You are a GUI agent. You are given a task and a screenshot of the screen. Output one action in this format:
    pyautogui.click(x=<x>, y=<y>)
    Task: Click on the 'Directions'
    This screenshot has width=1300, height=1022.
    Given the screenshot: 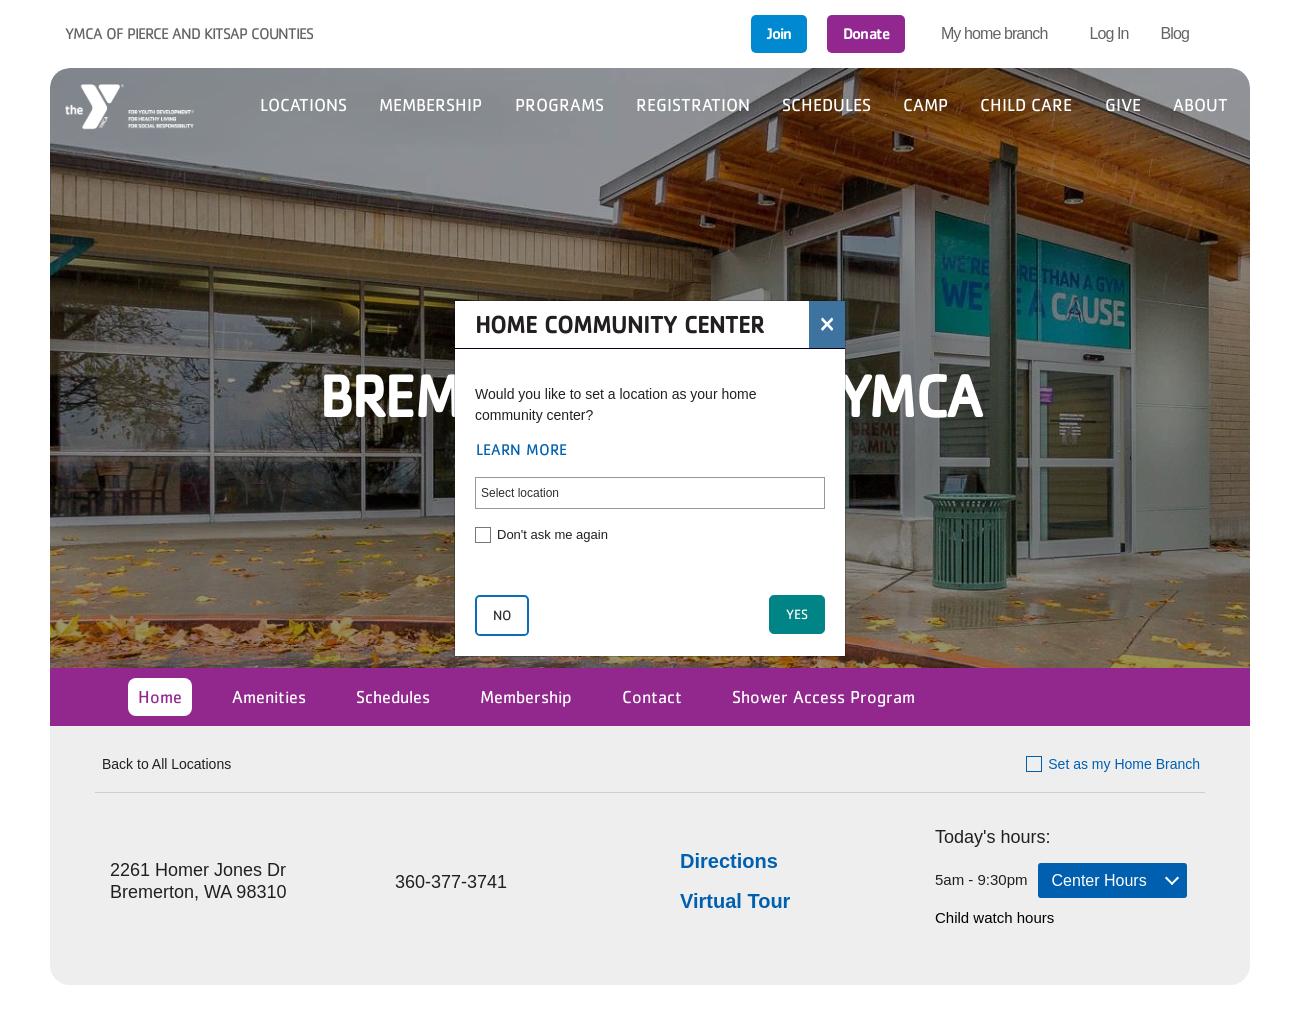 What is the action you would take?
    pyautogui.click(x=728, y=861)
    